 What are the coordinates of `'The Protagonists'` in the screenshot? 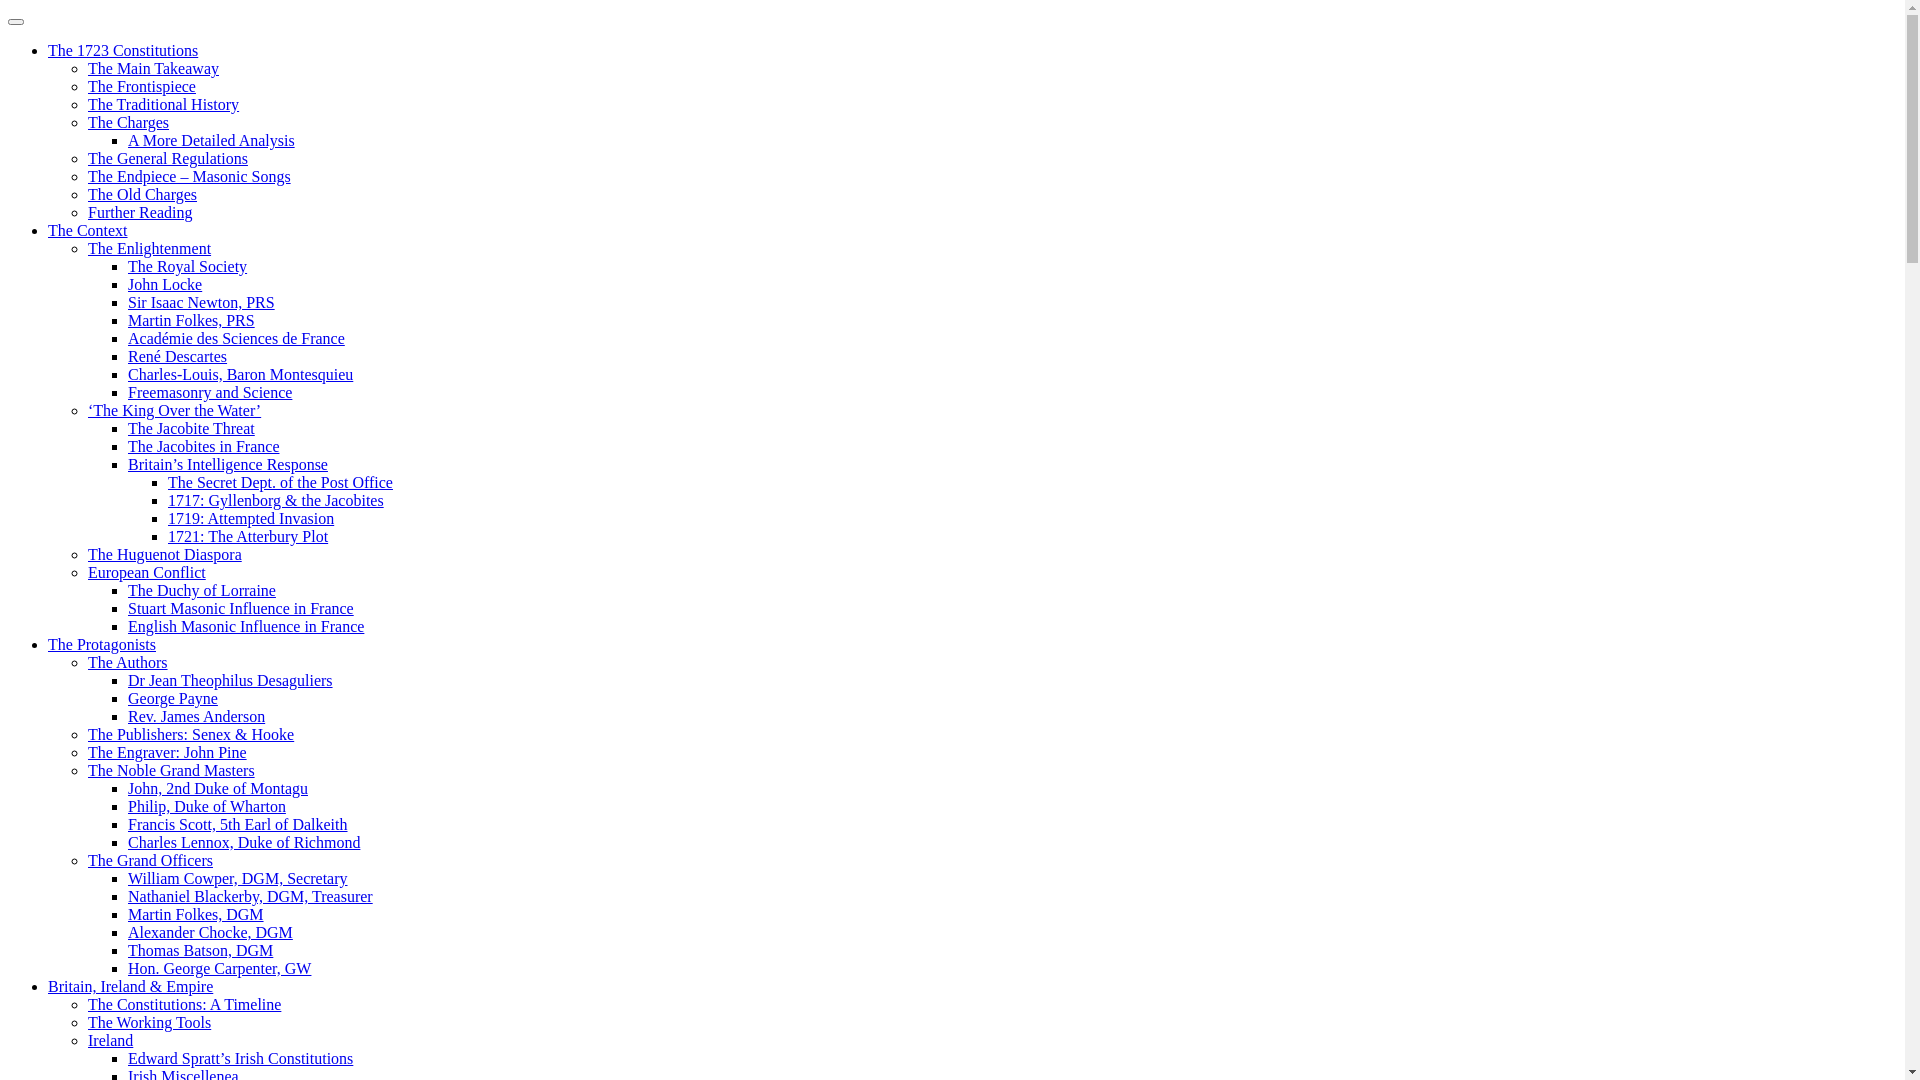 It's located at (48, 644).